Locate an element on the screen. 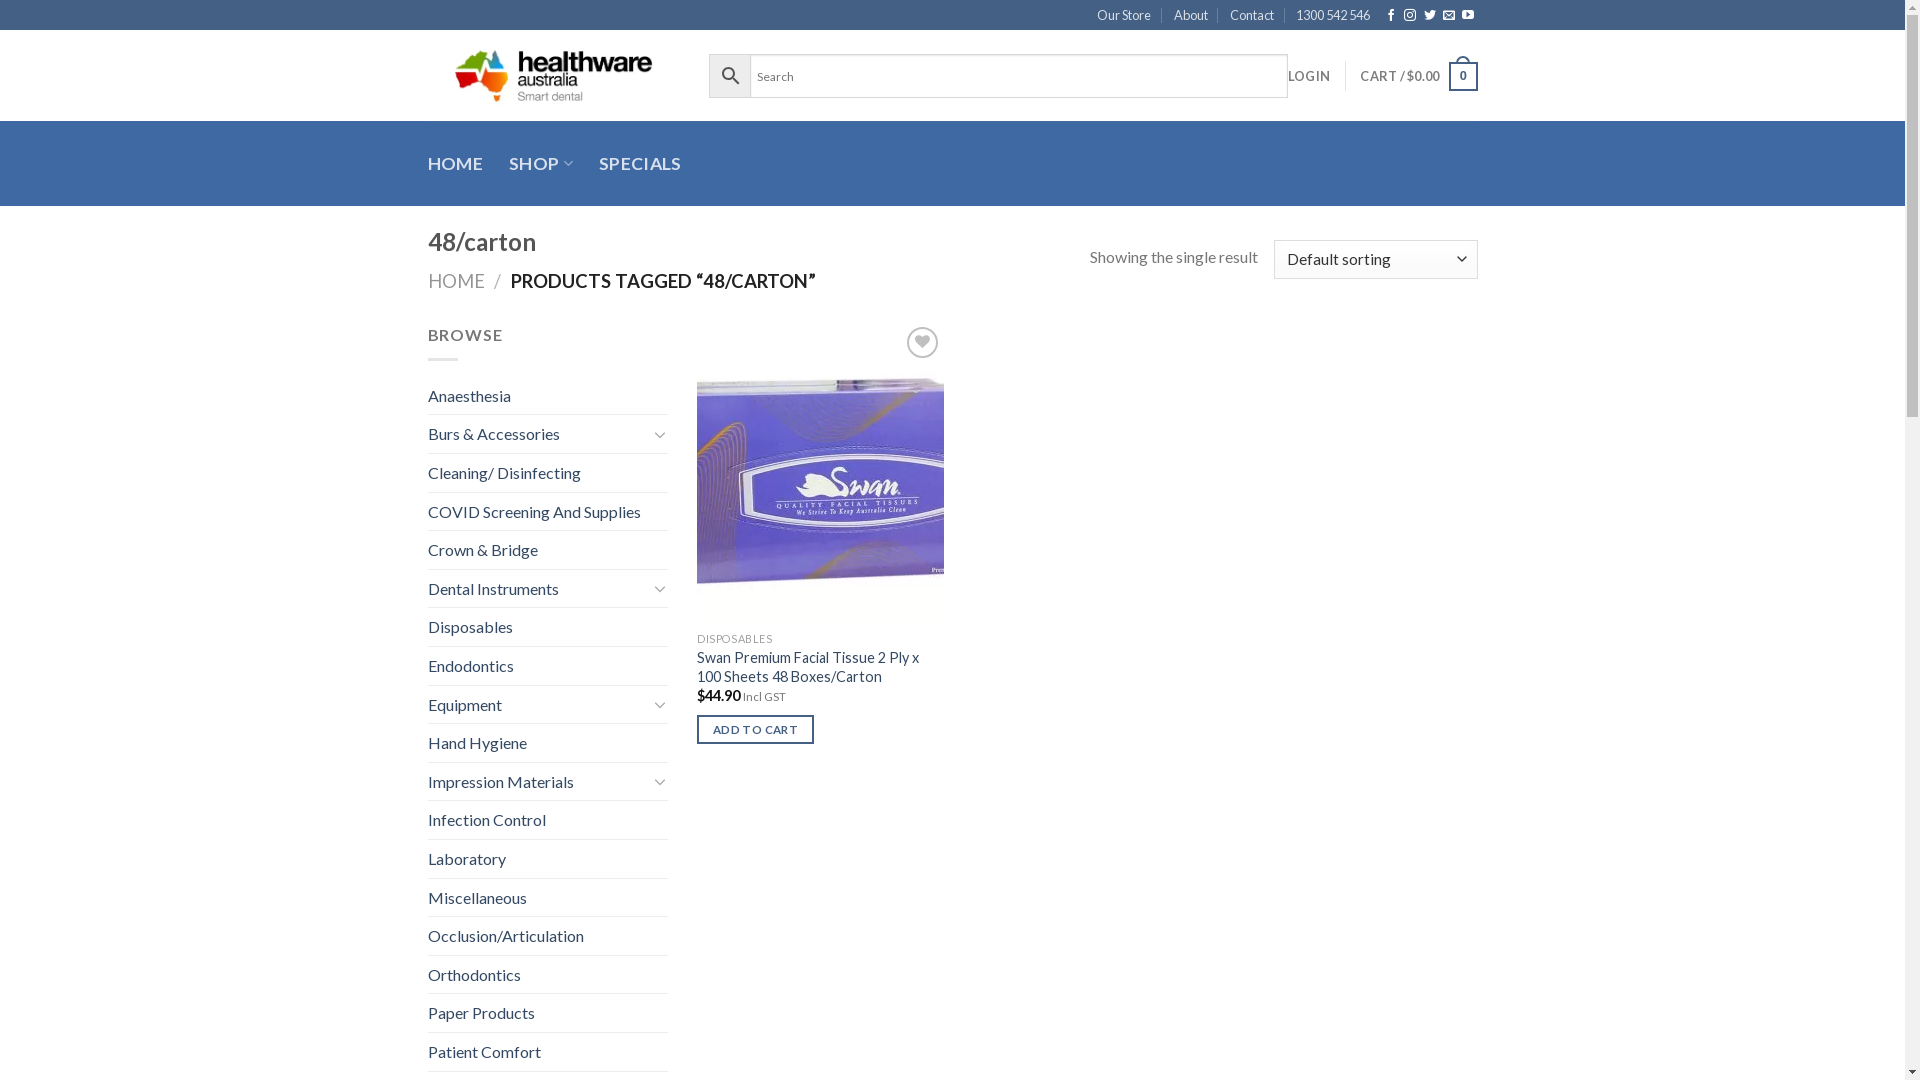 This screenshot has height=1080, width=1920. 'Equipment' is located at coordinates (537, 704).